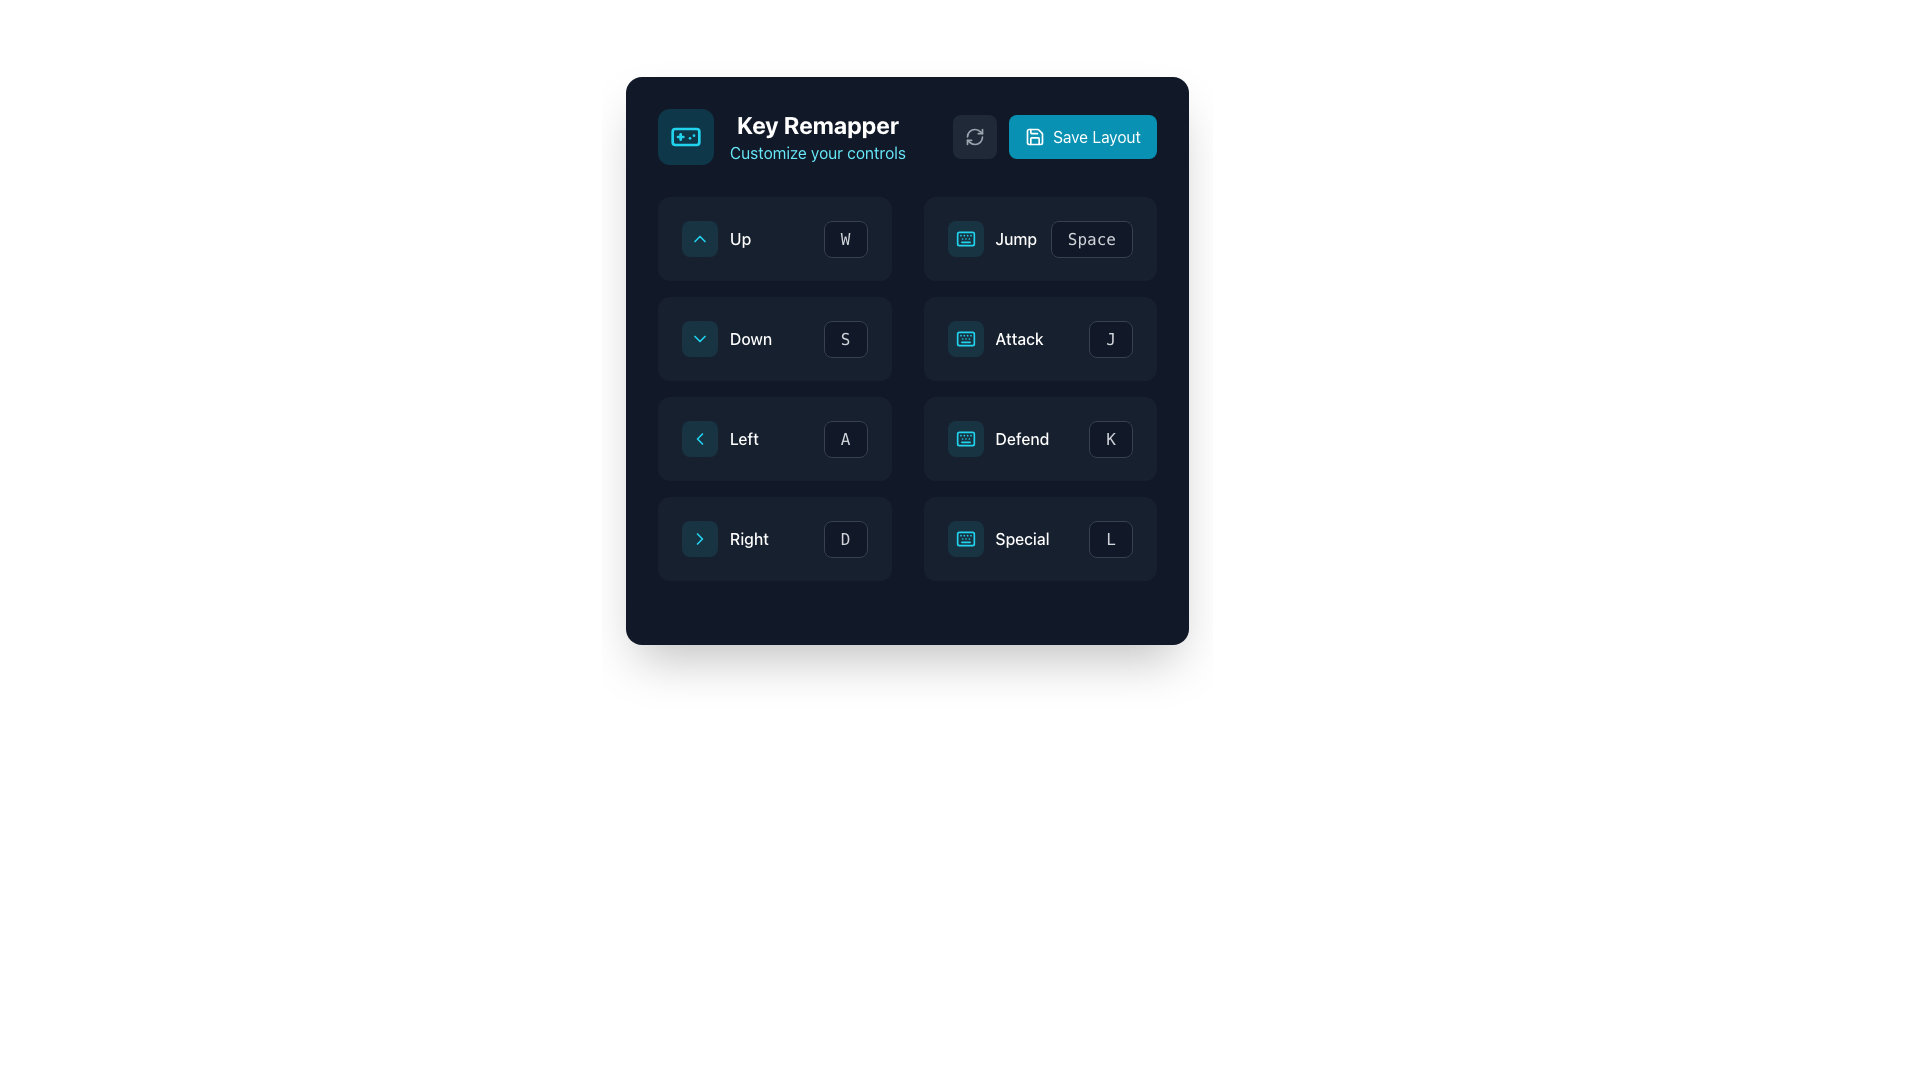 The width and height of the screenshot is (1920, 1080). What do you see at coordinates (817, 124) in the screenshot?
I see `the title or heading label that indicates the purpose of the application, positioned above the text 'Customize your controls'` at bounding box center [817, 124].